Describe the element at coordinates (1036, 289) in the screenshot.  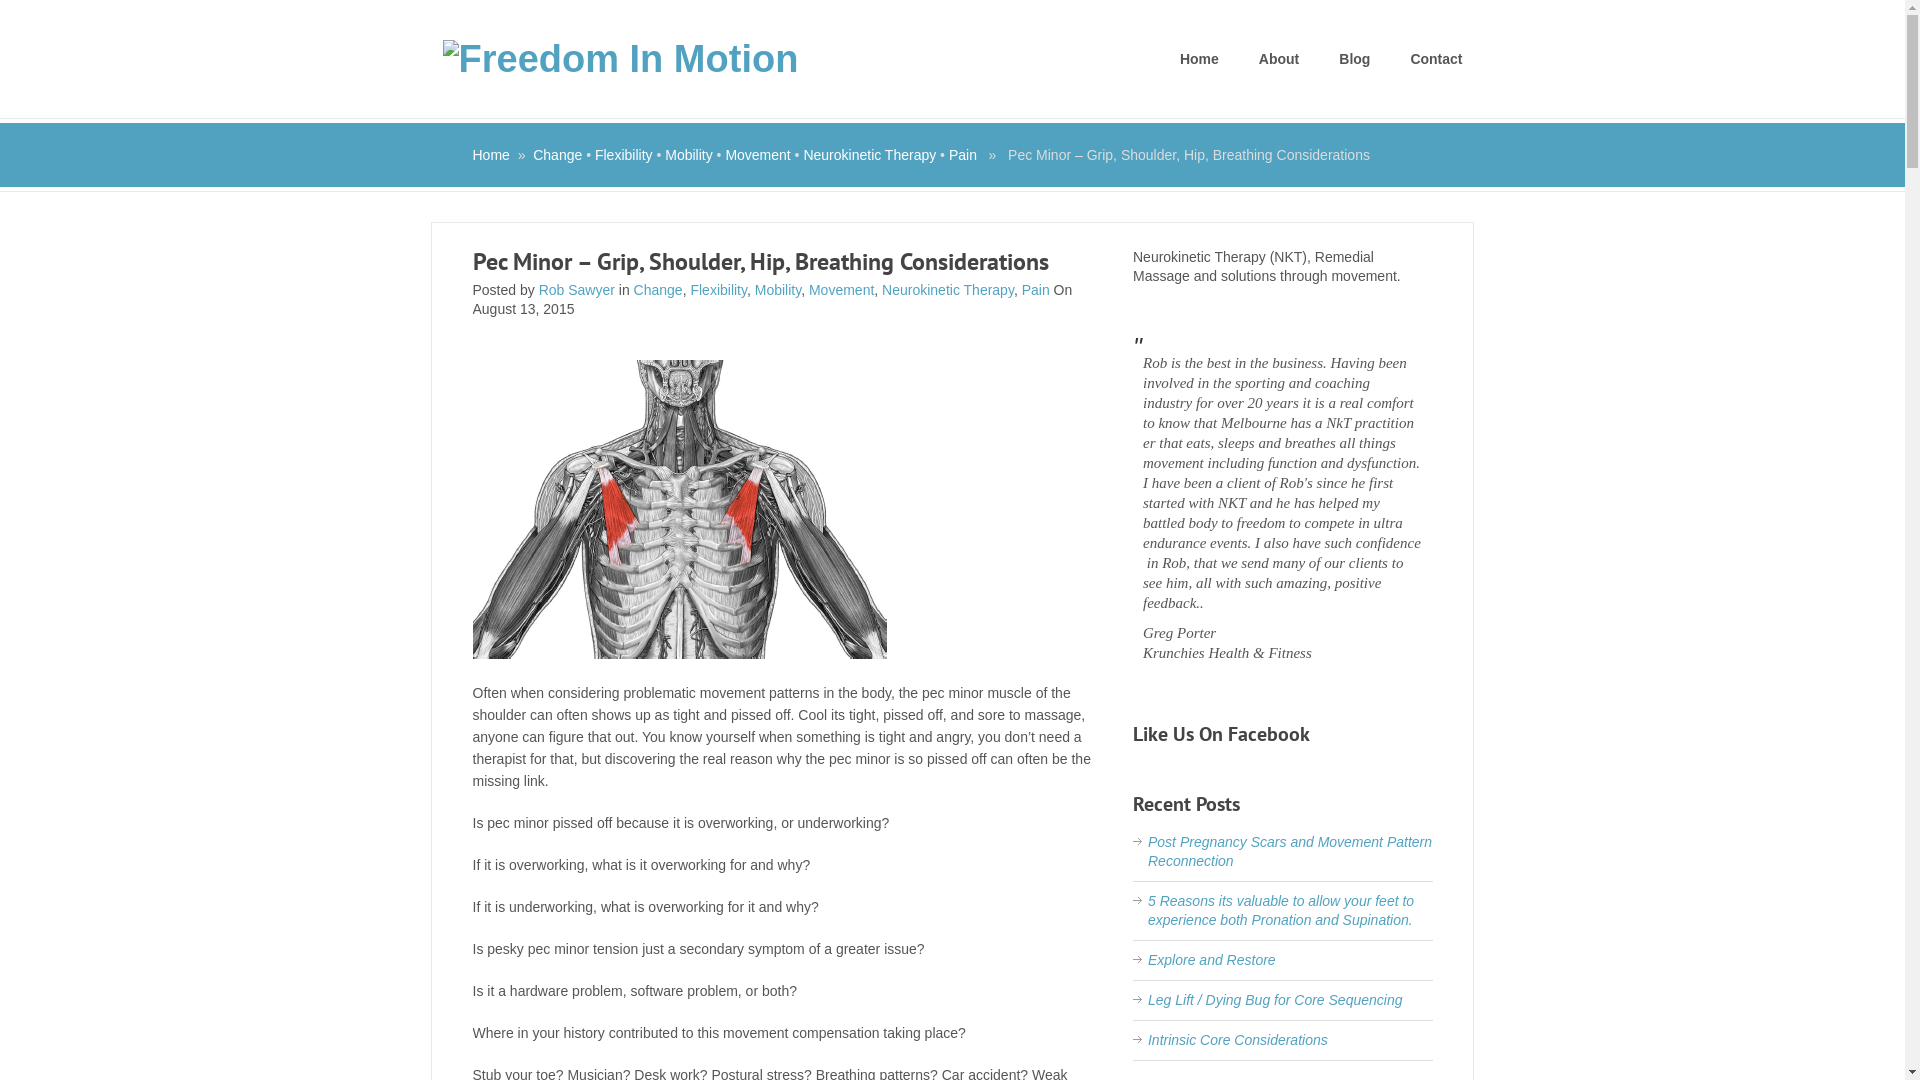
I see `'Pain'` at that location.